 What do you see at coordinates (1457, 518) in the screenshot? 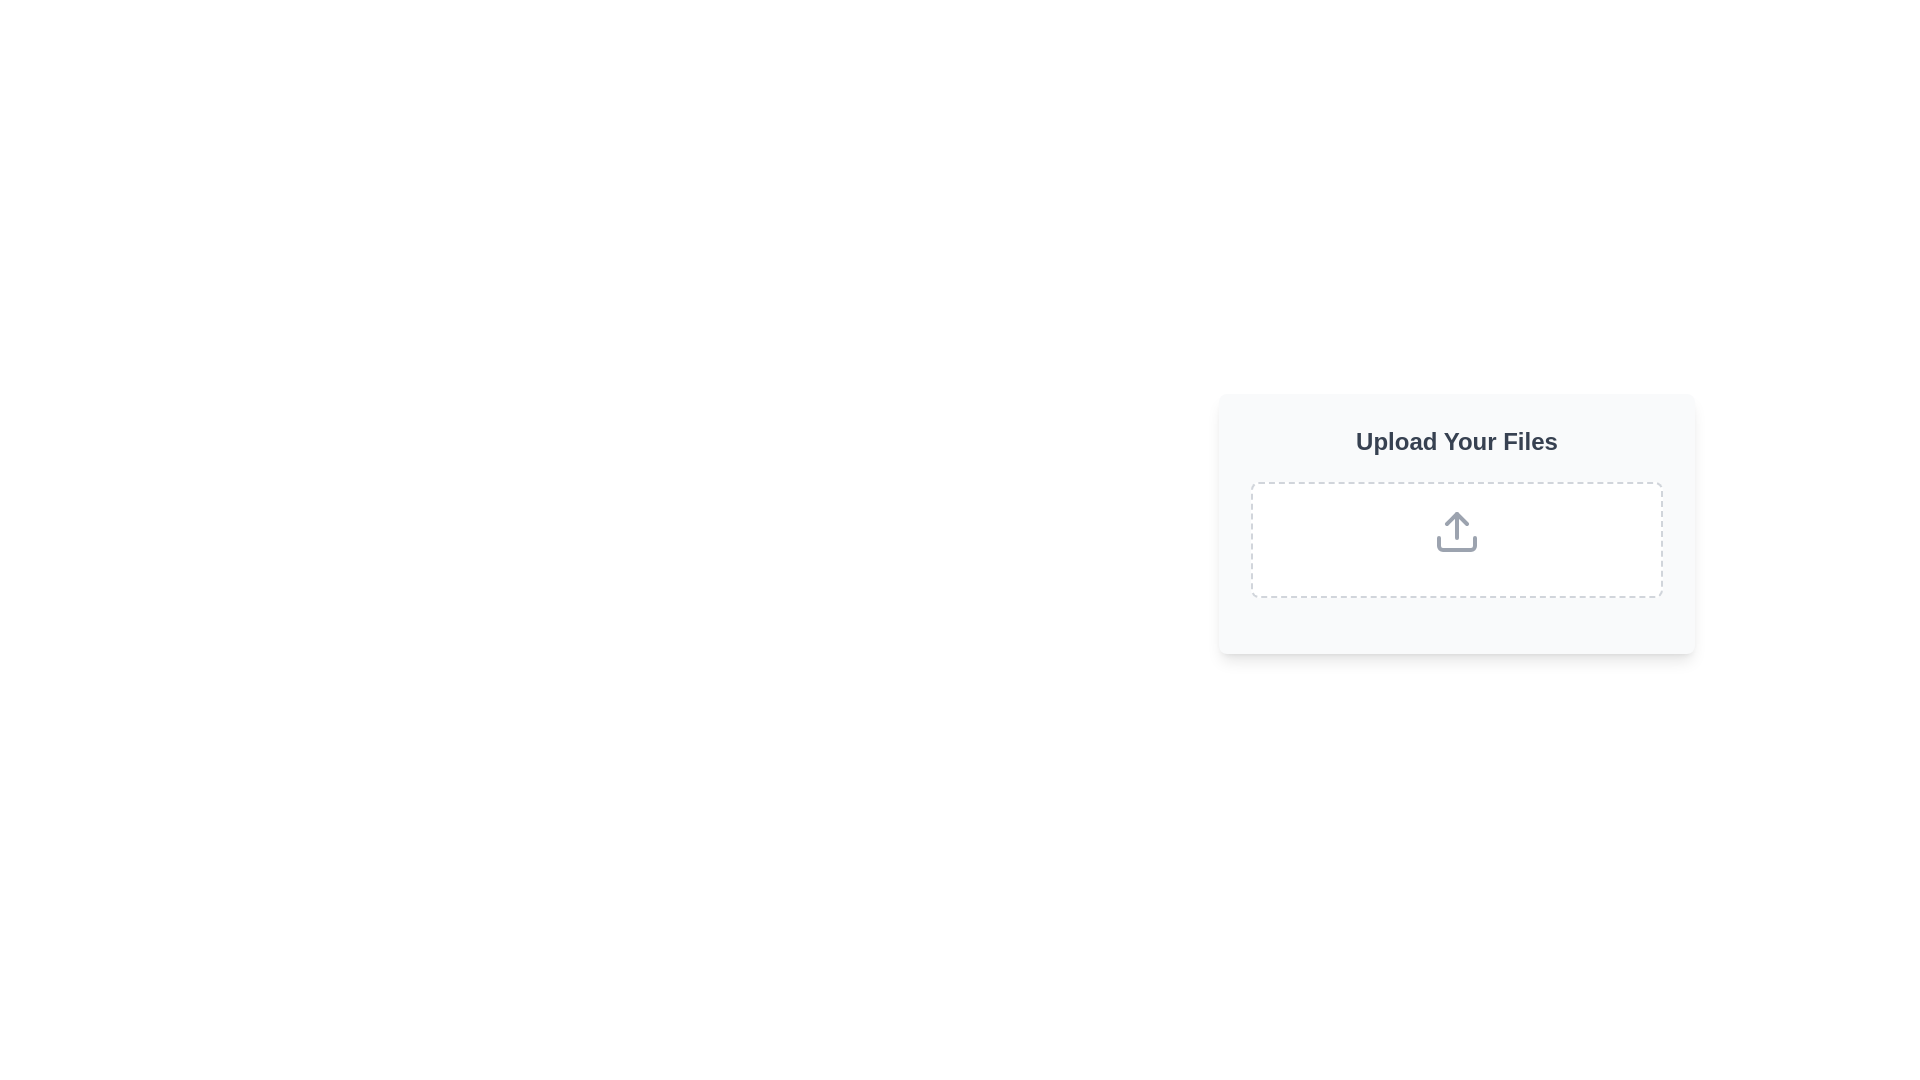
I see `the triangular graphical icon representing file upload, which is located in the center of the upload icon and styled in gray` at bounding box center [1457, 518].